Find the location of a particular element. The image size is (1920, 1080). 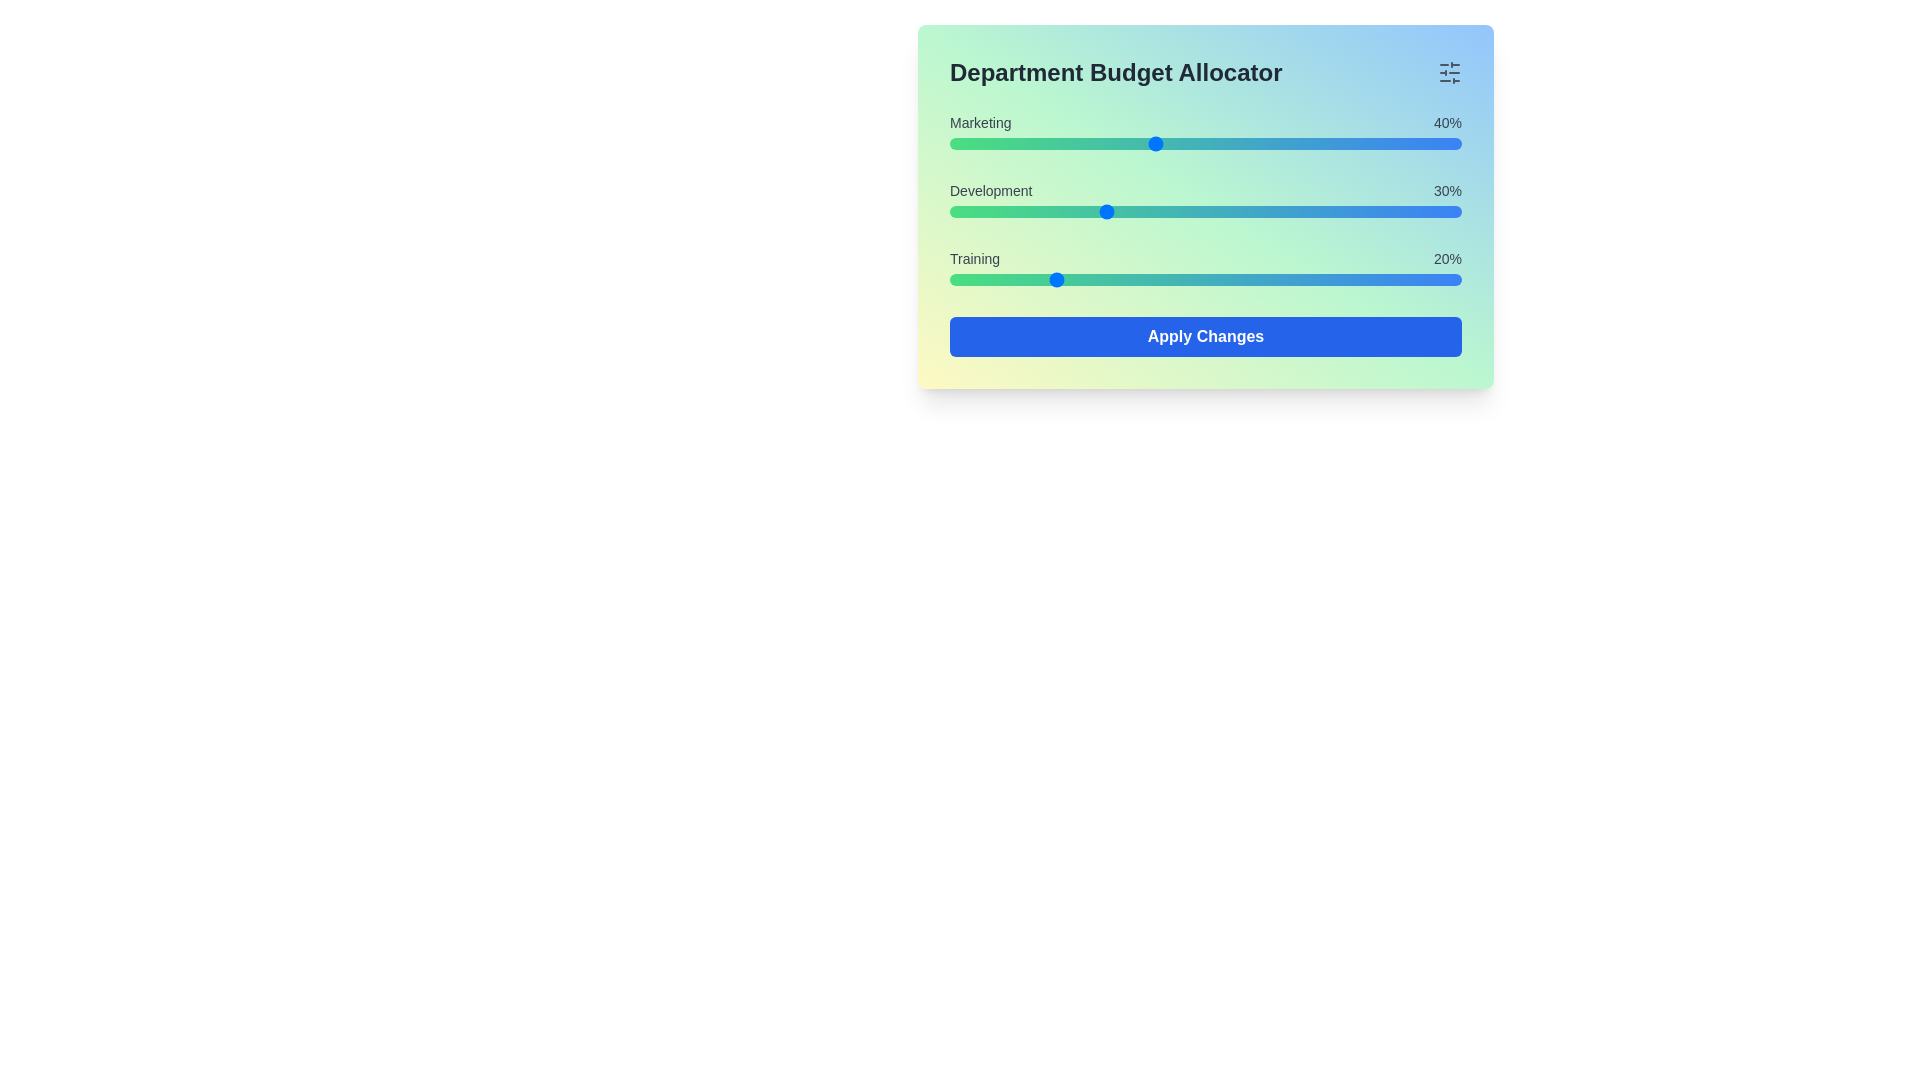

the icon at the top-right of the component is located at coordinates (1449, 72).